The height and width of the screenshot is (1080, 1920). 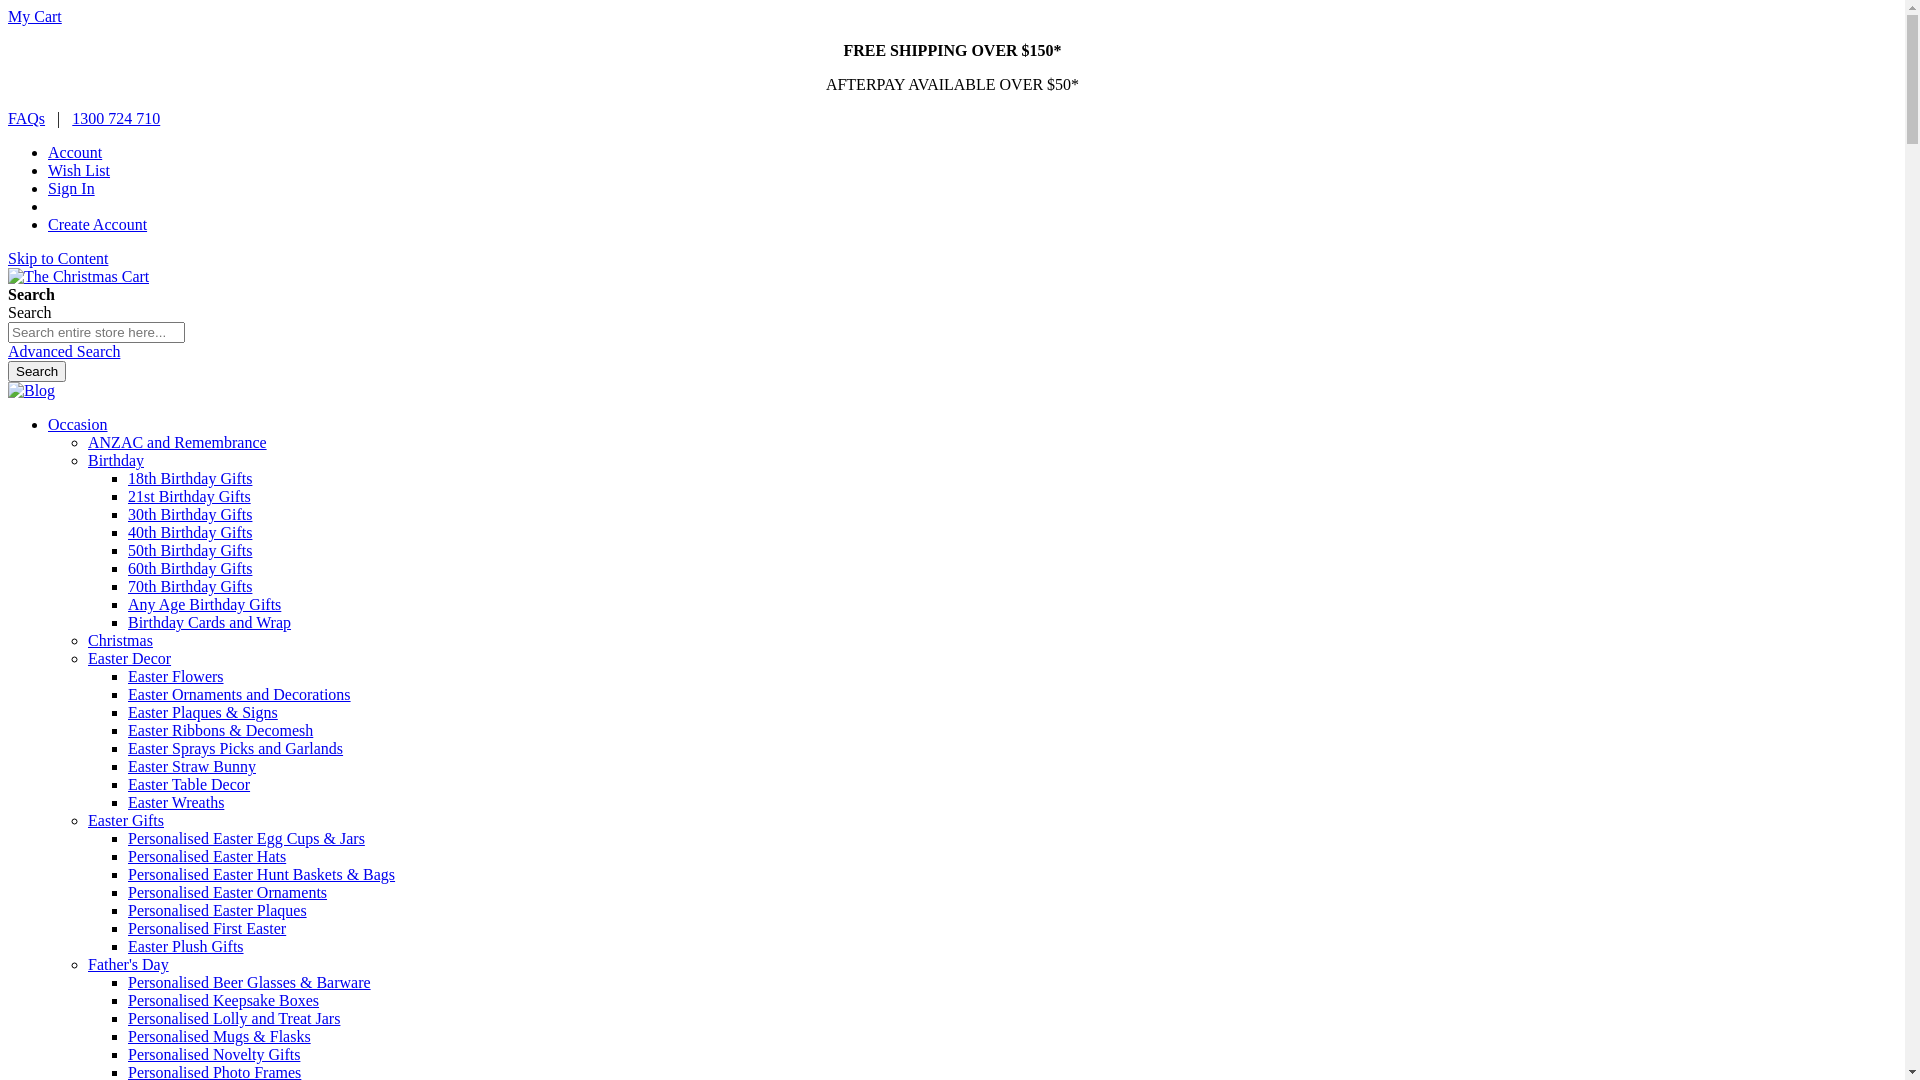 I want to click on 'Easter Sprays Picks and Garlands', so click(x=127, y=748).